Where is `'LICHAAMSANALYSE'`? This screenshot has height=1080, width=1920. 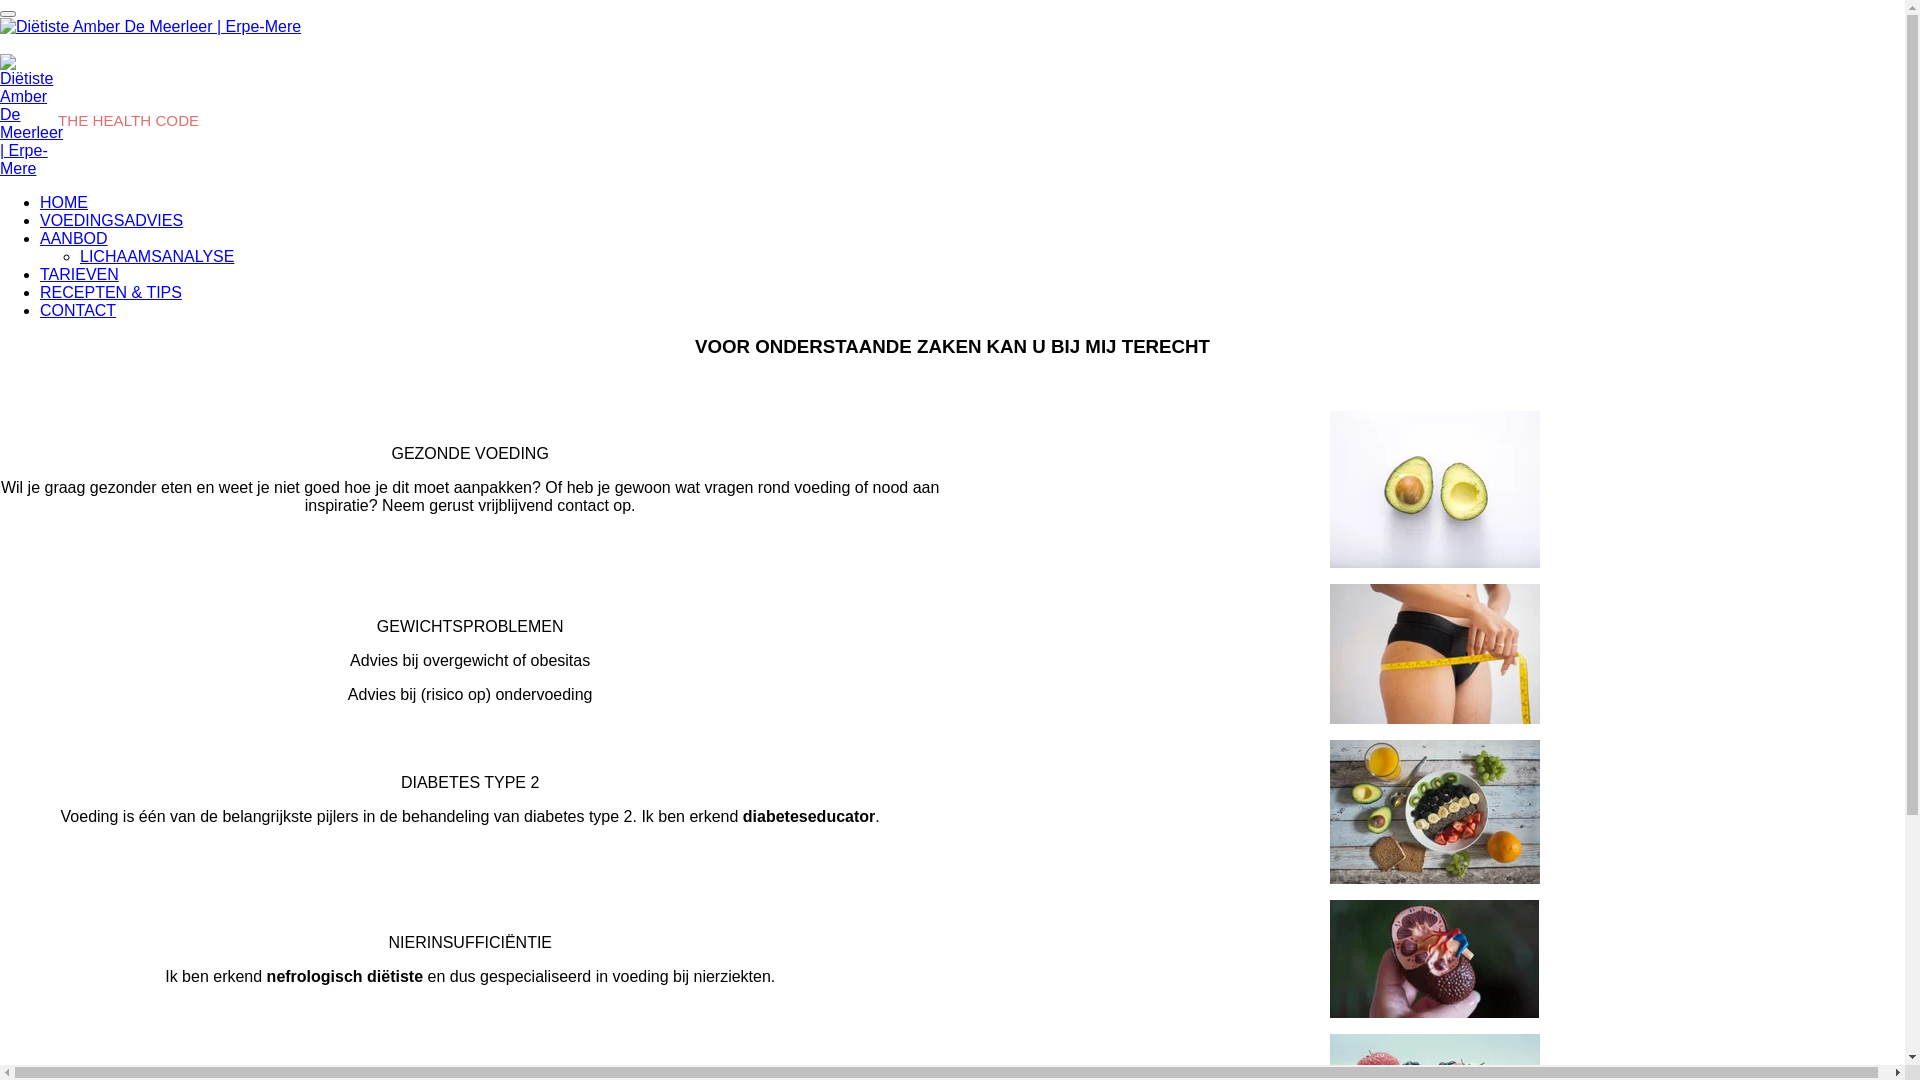 'LICHAAMSANALYSE' is located at coordinates (156, 255).